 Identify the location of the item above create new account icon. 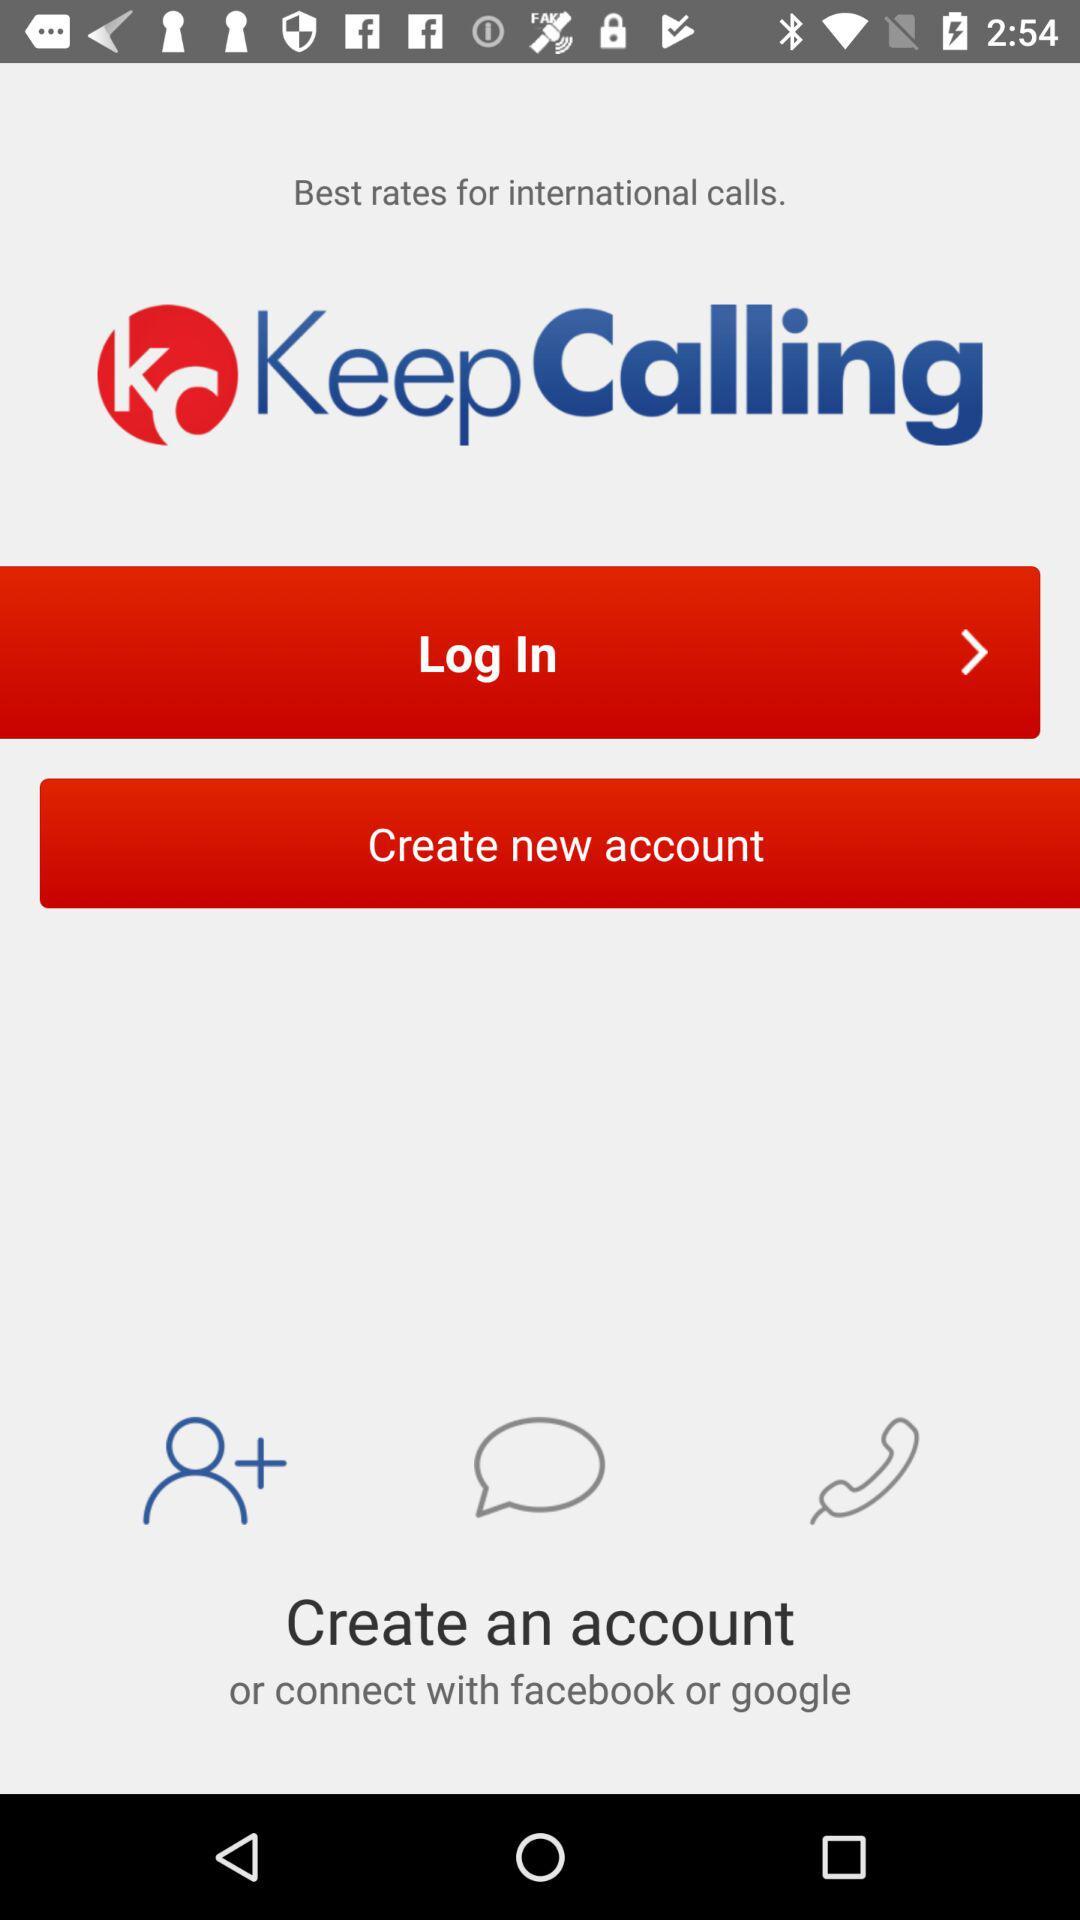
(493, 652).